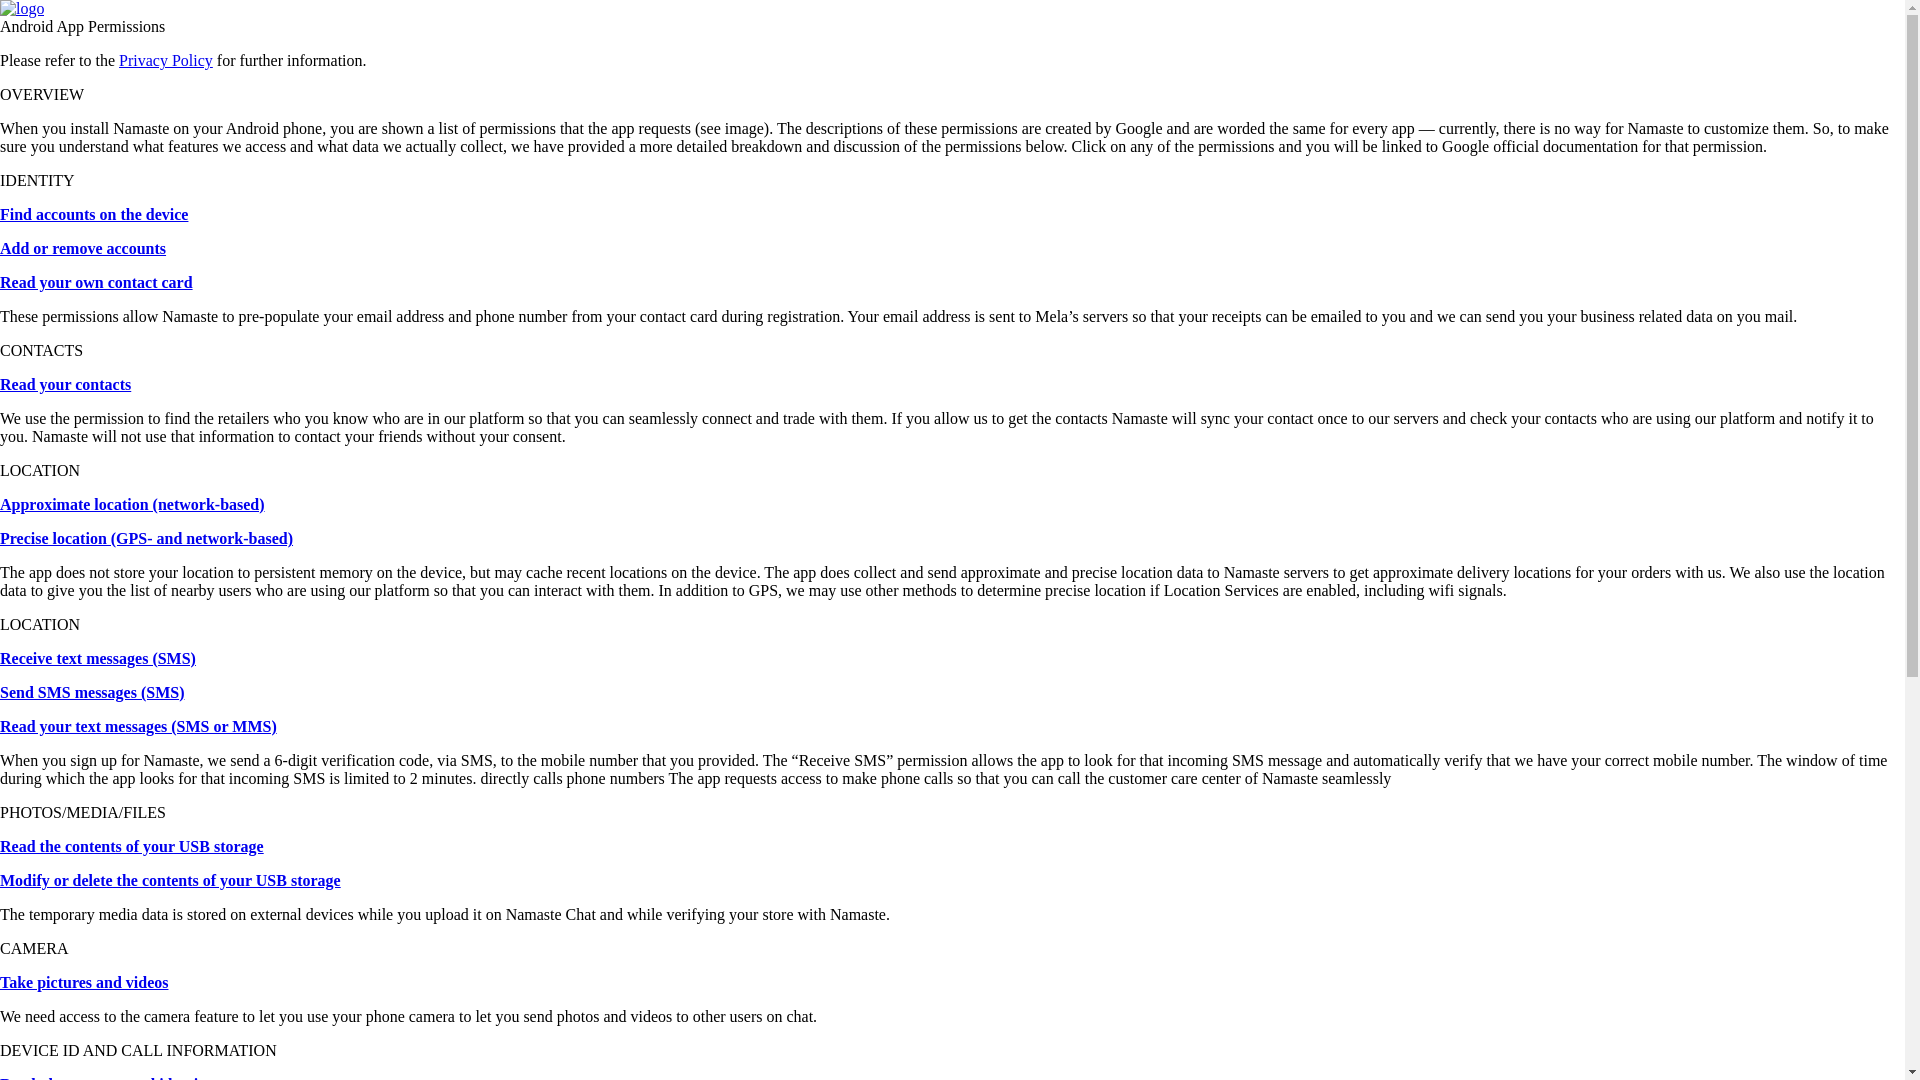  I want to click on 'Read your text messages (SMS or MMS)', so click(137, 726).